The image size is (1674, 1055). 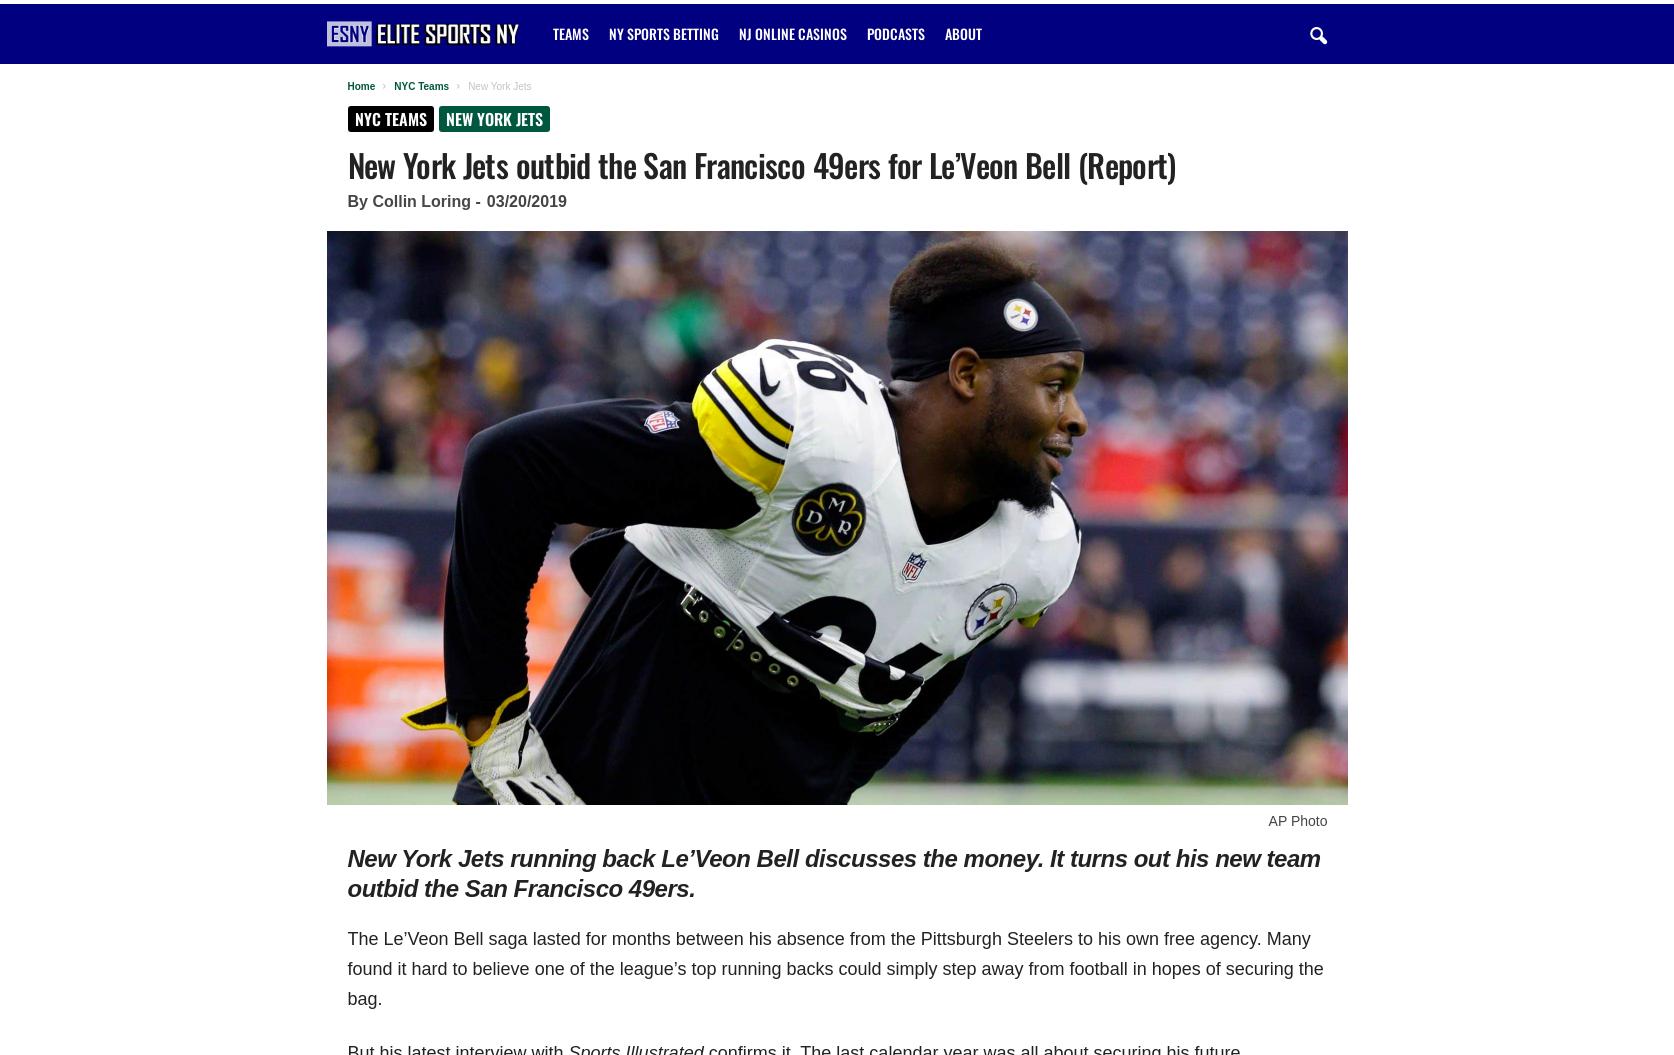 I want to click on 'AP Photo', so click(x=1296, y=819).